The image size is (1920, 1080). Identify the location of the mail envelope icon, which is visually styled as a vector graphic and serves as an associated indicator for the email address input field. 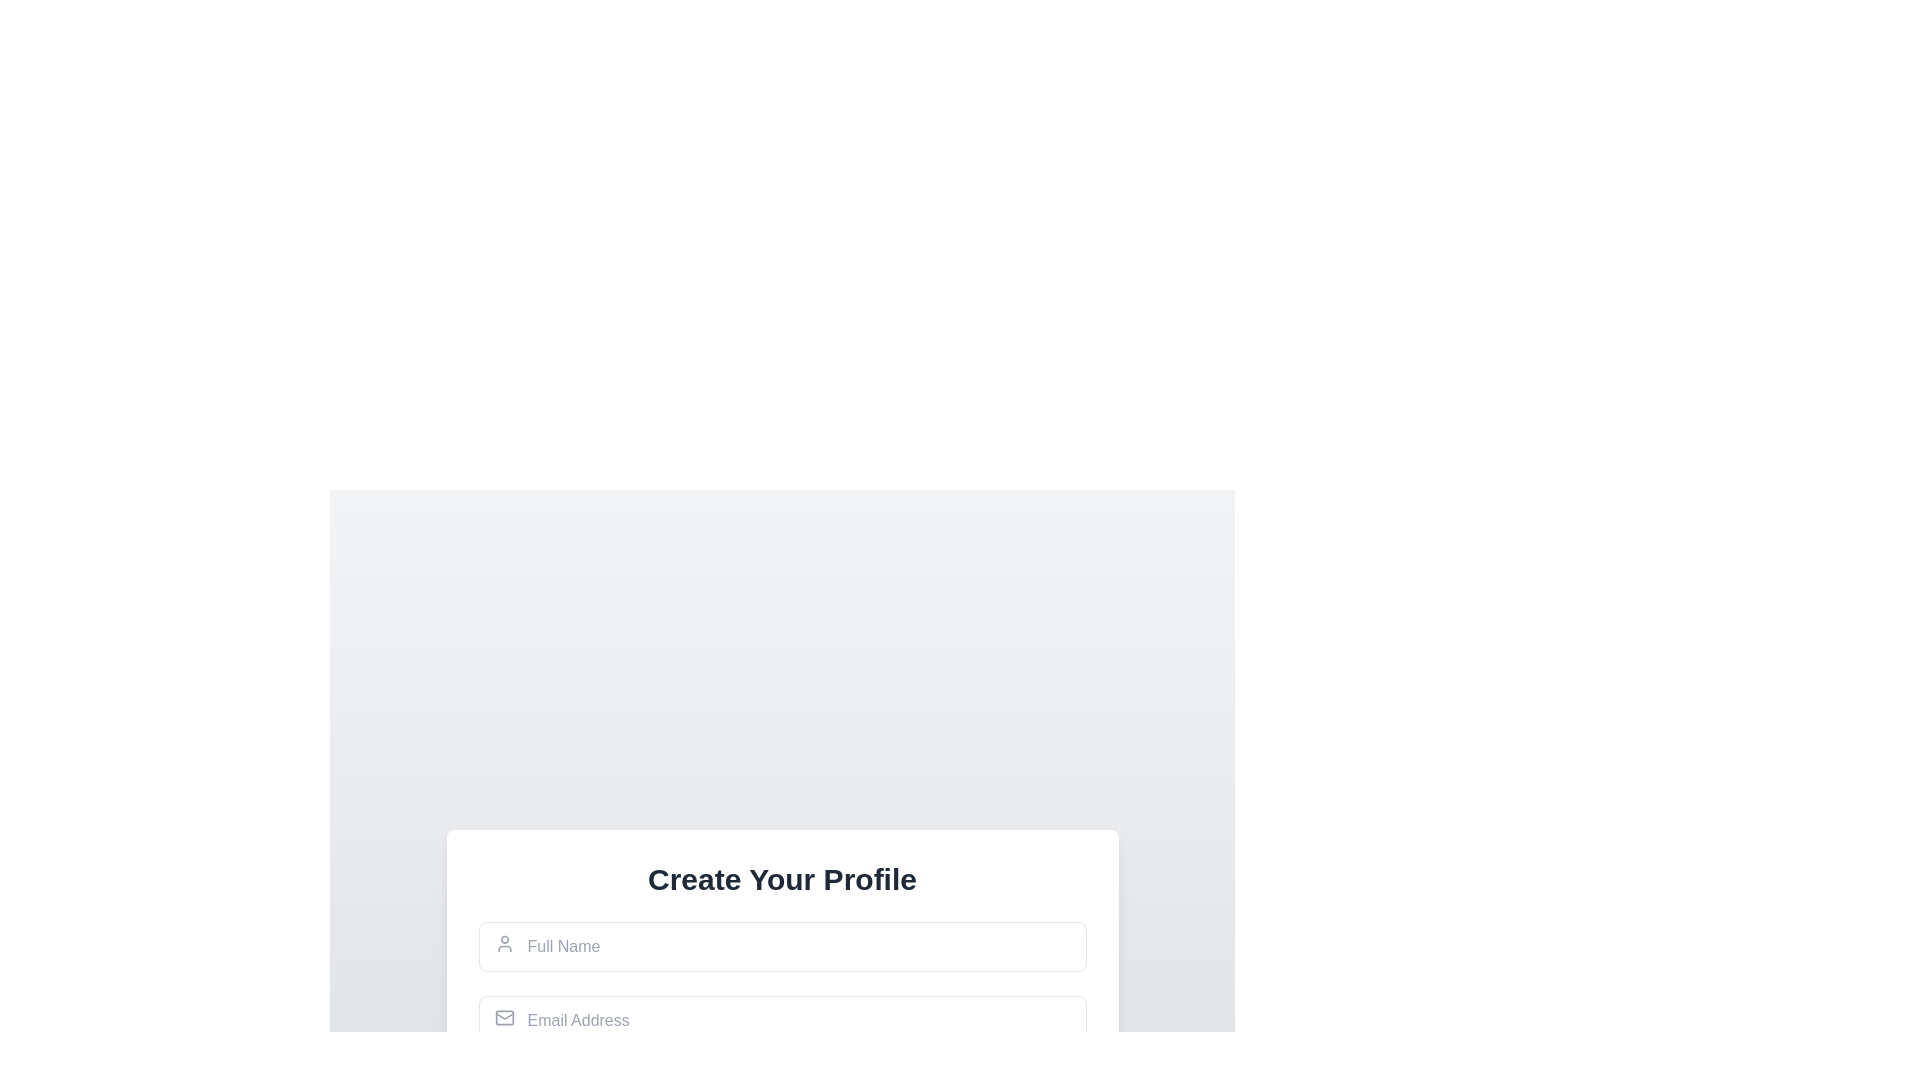
(504, 1018).